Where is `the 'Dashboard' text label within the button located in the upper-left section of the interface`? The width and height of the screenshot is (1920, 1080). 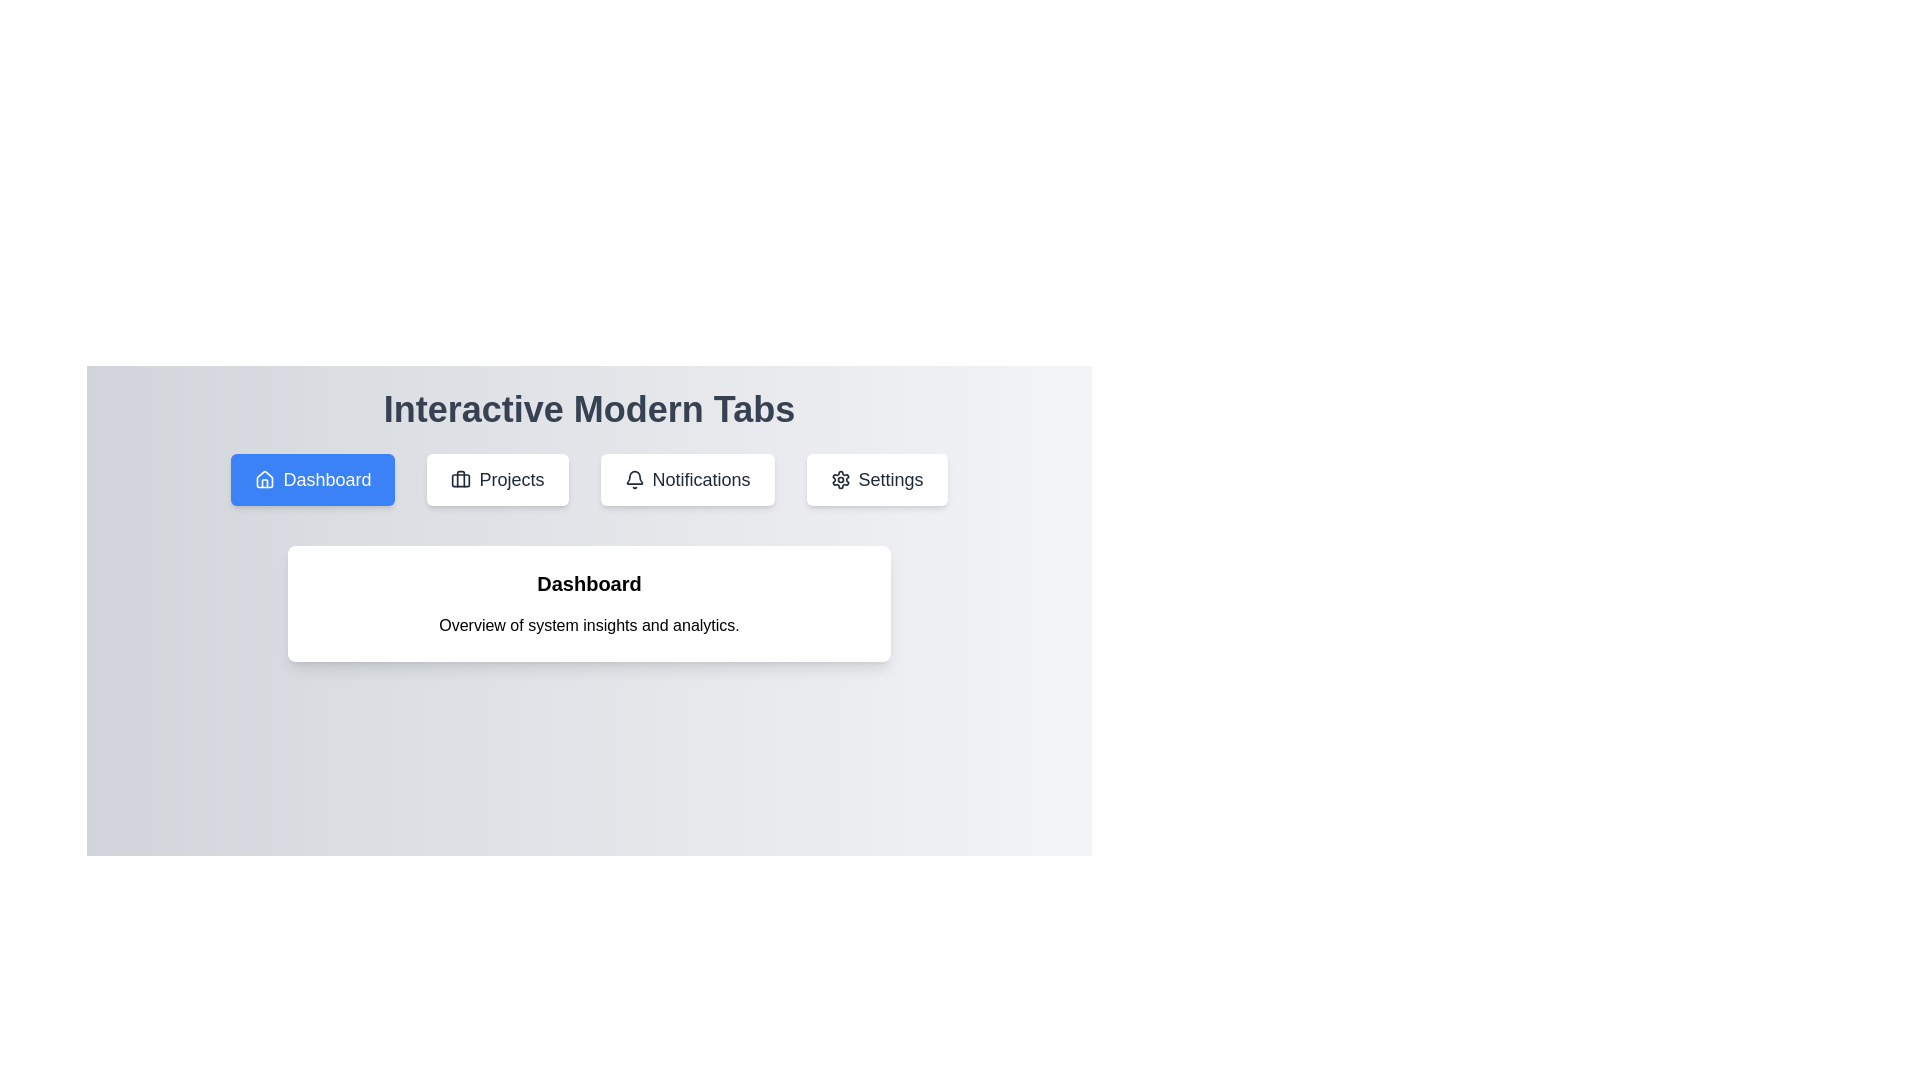 the 'Dashboard' text label within the button located in the upper-left section of the interface is located at coordinates (327, 479).